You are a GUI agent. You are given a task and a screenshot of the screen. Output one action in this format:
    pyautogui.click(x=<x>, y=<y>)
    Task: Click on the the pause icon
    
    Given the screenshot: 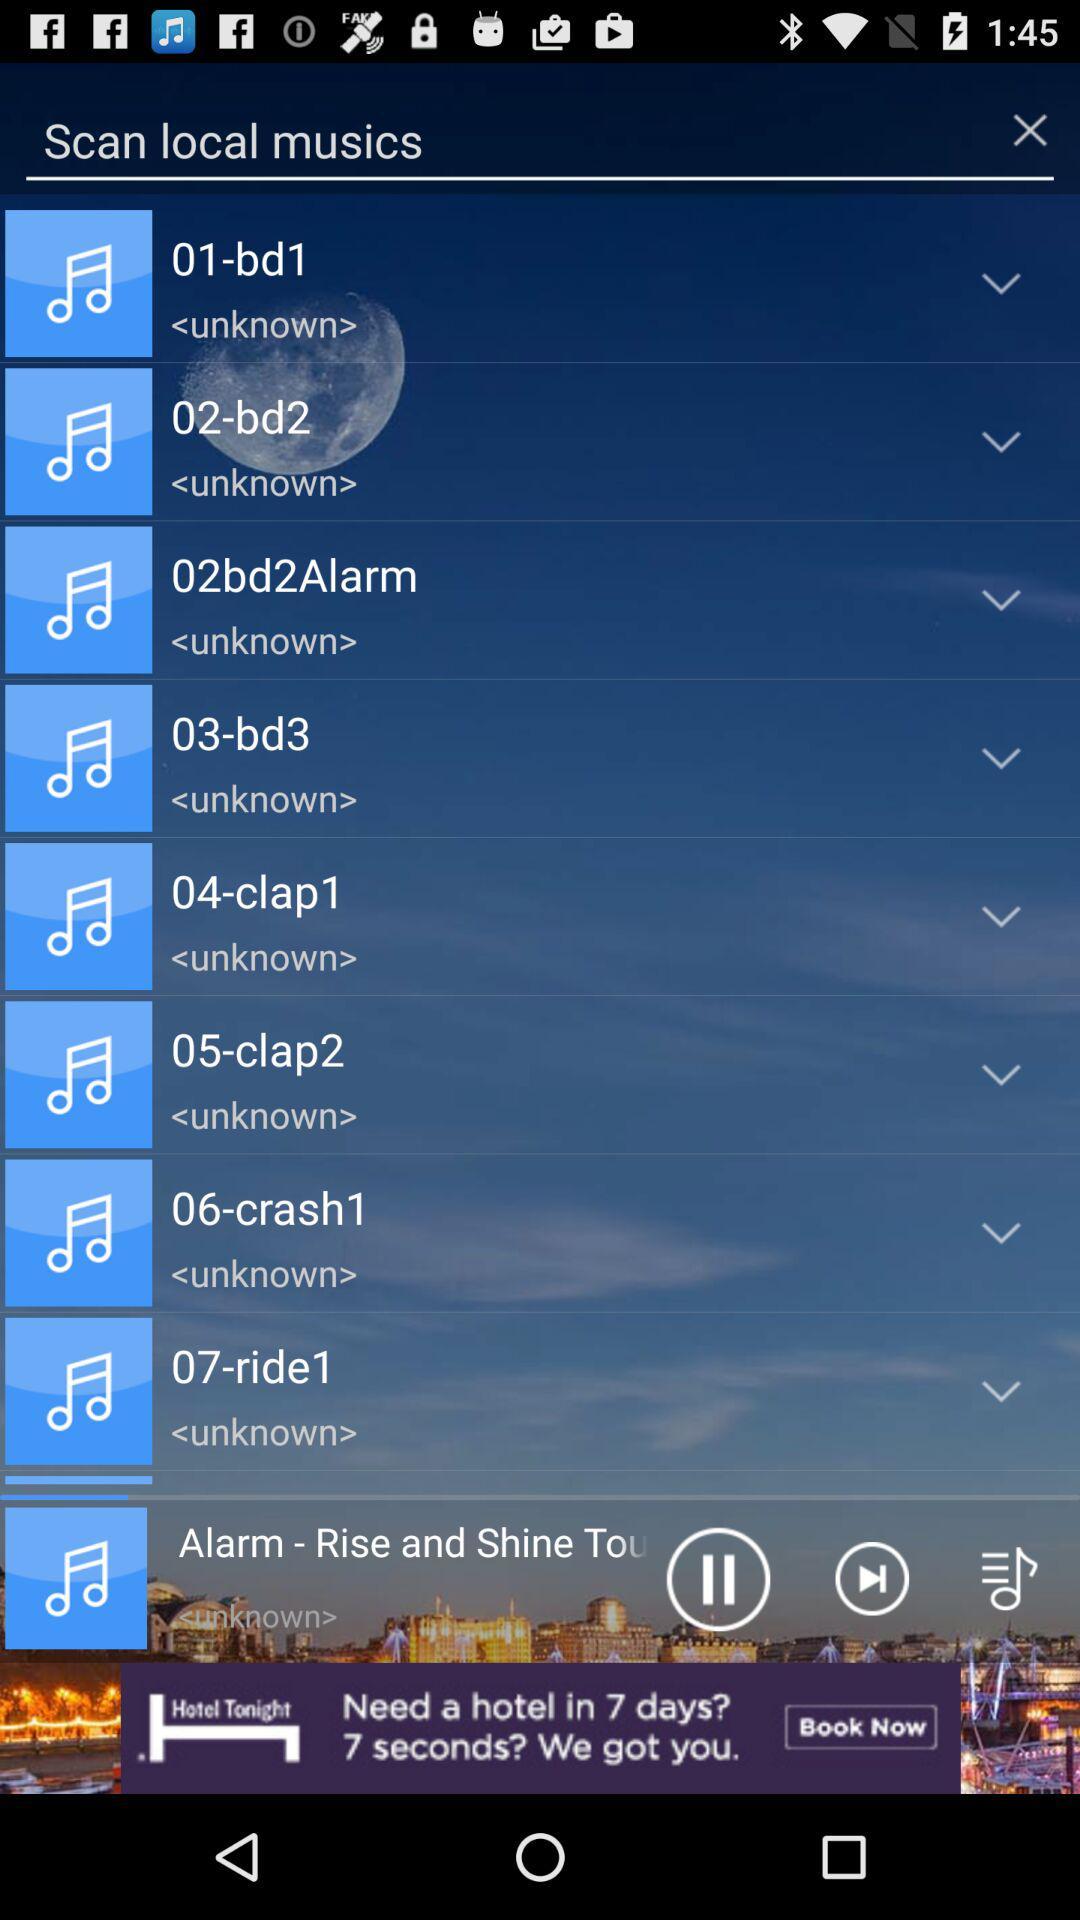 What is the action you would take?
    pyautogui.click(x=716, y=1688)
    